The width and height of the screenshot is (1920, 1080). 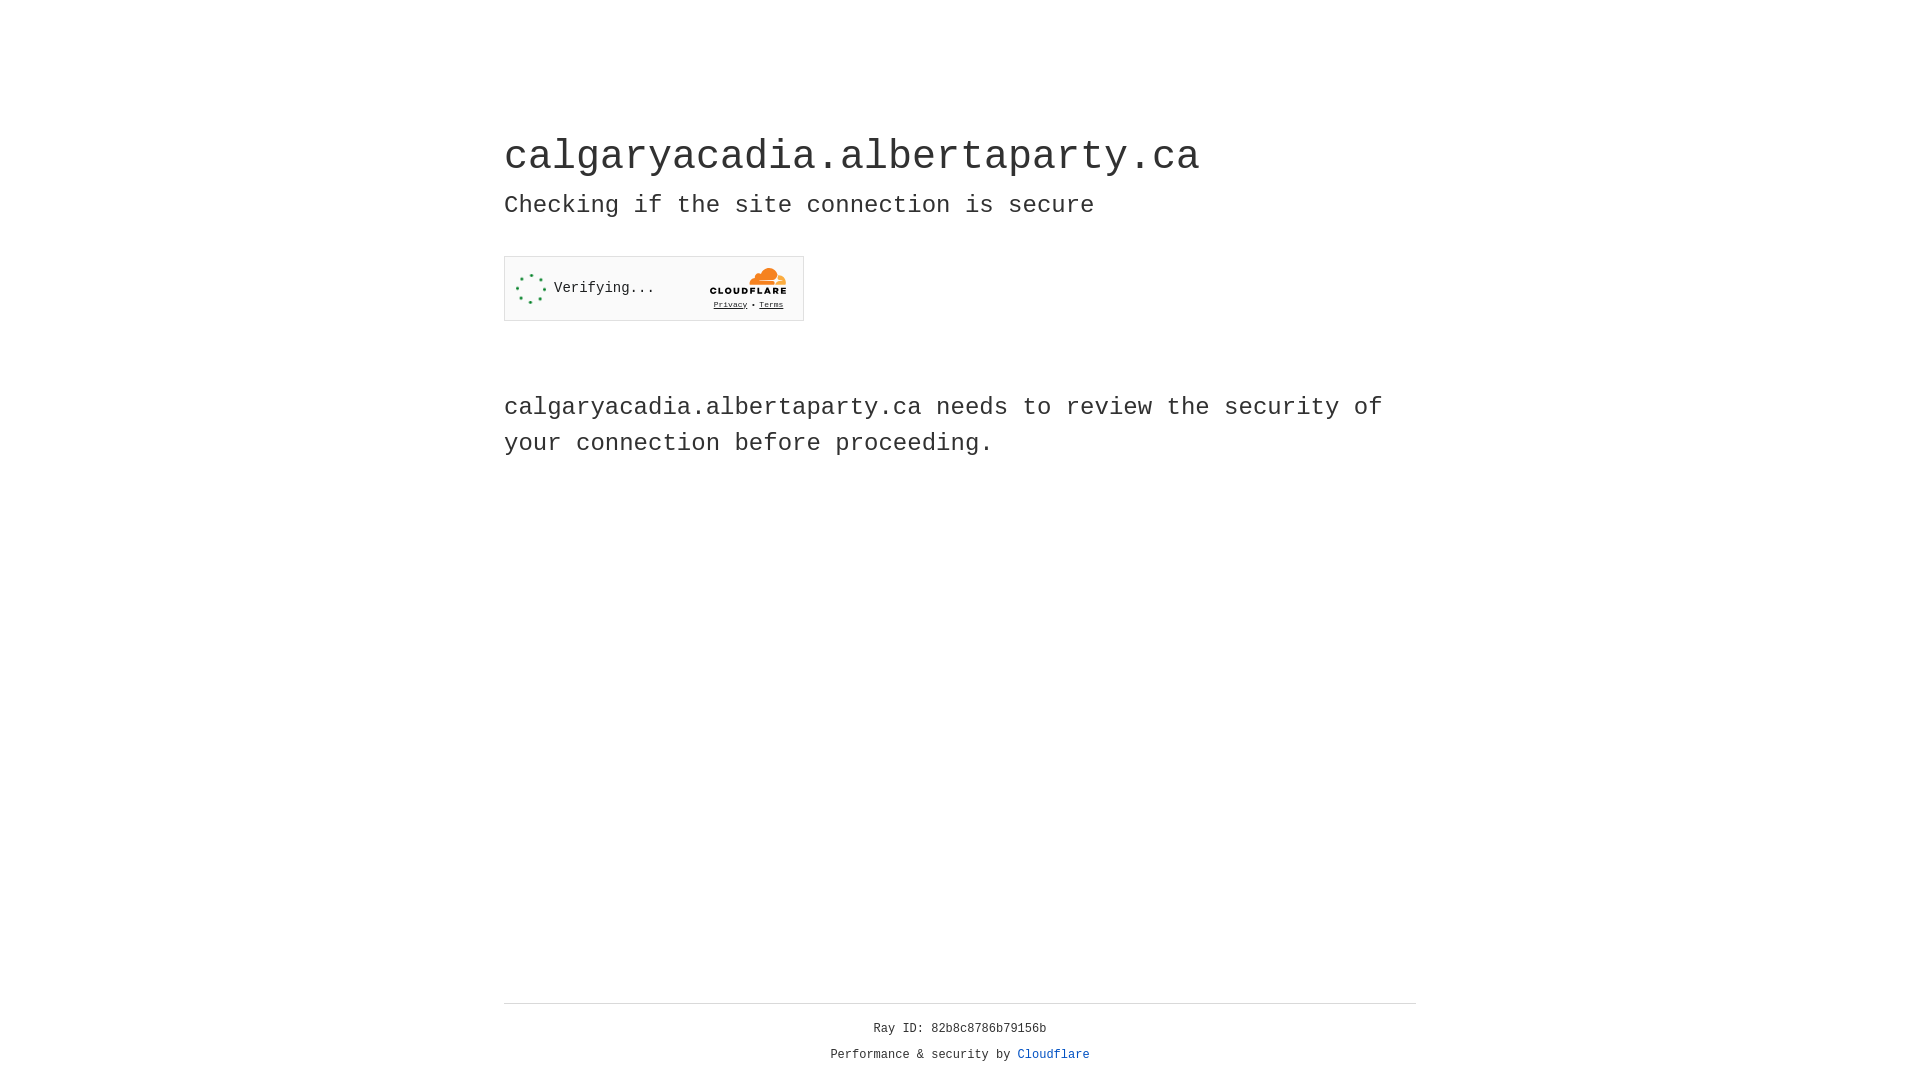 I want to click on 'Cloudflare', so click(x=1053, y=1054).